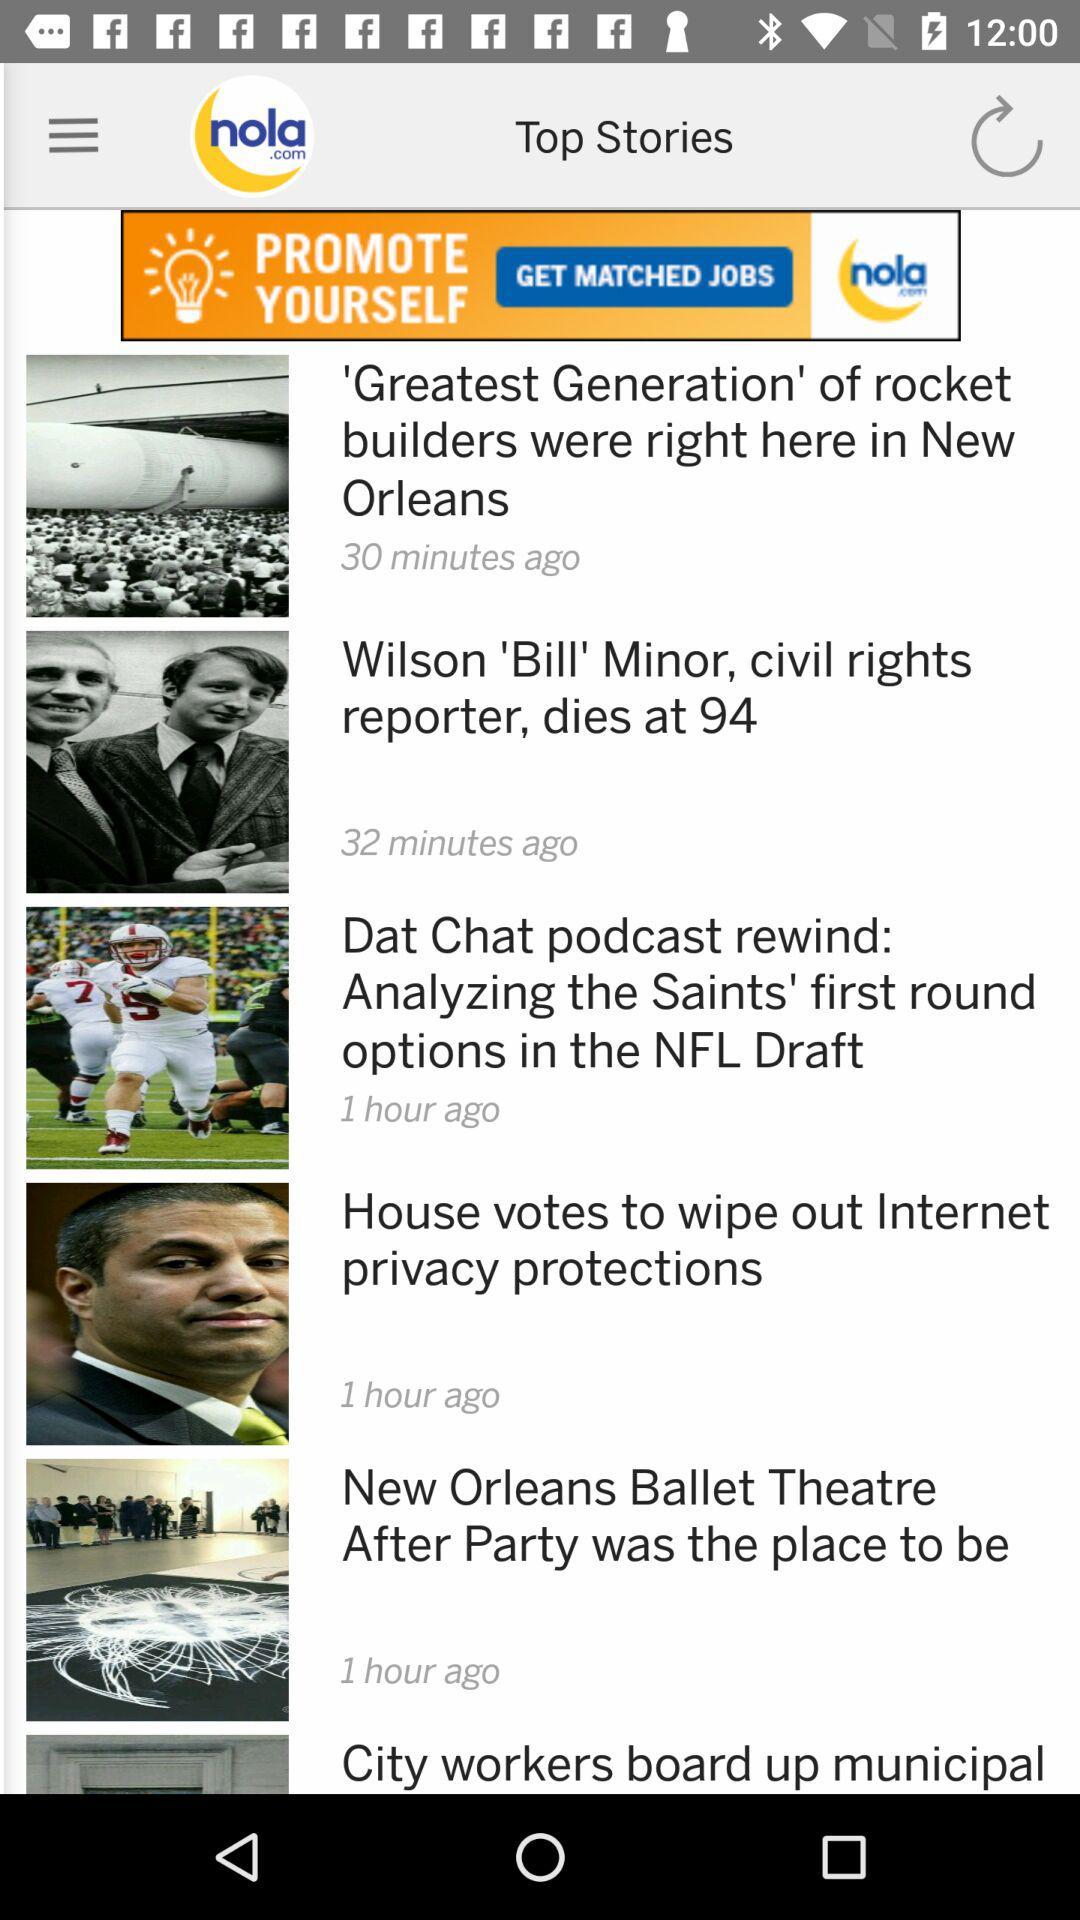  Describe the element at coordinates (540, 274) in the screenshot. I see `advertisement` at that location.